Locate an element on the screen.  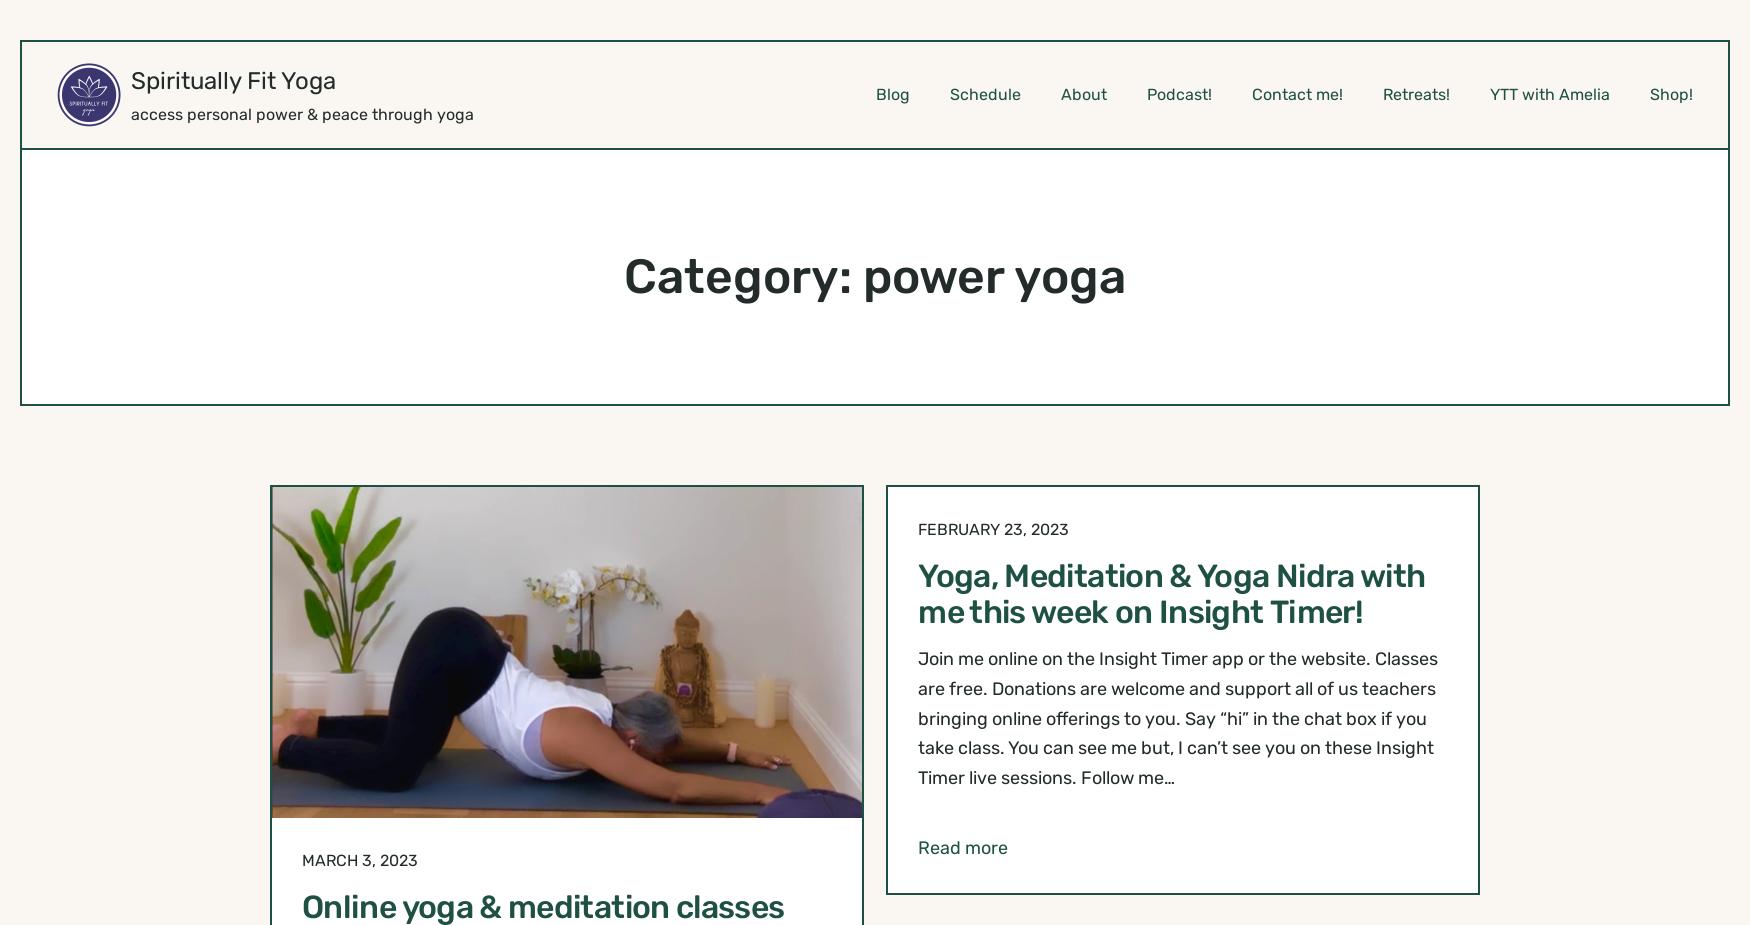
'Spiritually Fit Yoga' is located at coordinates (233, 80).